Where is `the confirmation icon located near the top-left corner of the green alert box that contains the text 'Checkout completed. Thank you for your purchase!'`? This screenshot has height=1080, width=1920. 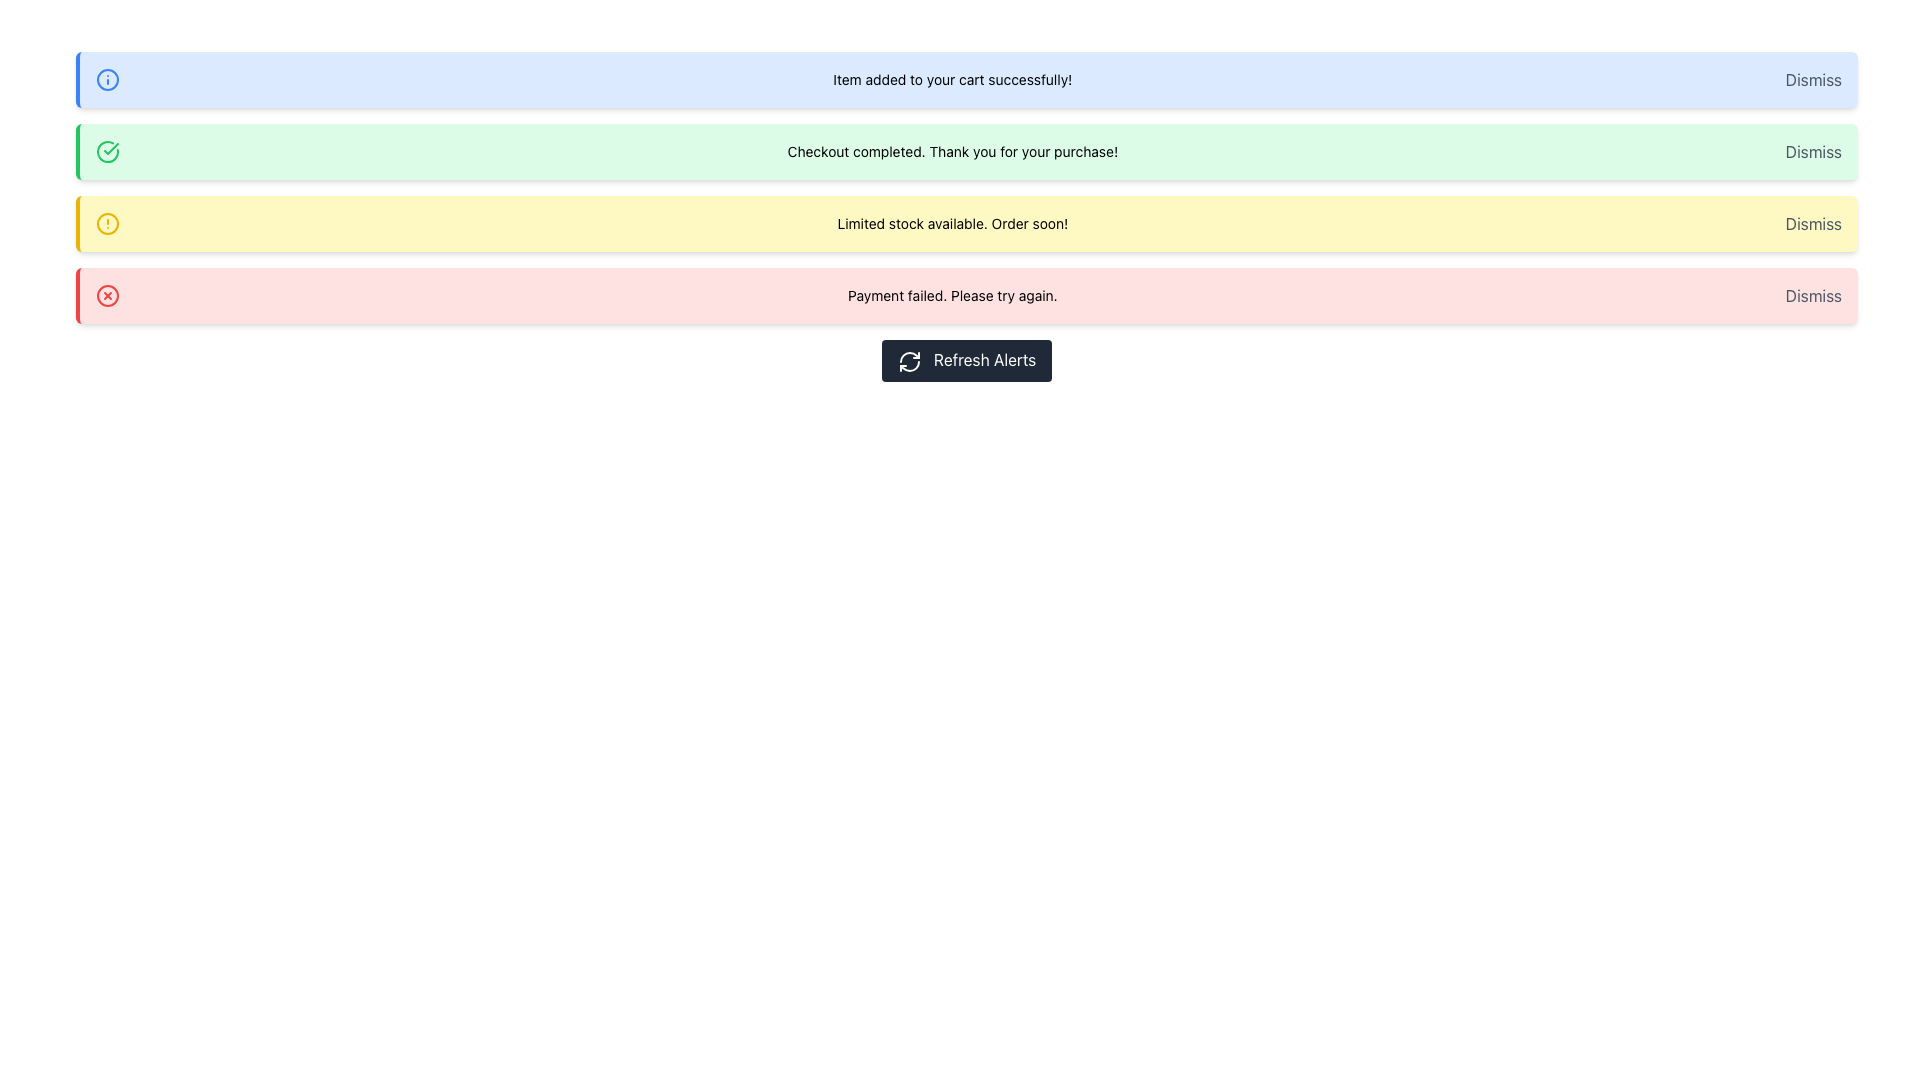
the confirmation icon located near the top-left corner of the green alert box that contains the text 'Checkout completed. Thank you for your purchase!' is located at coordinates (107, 150).